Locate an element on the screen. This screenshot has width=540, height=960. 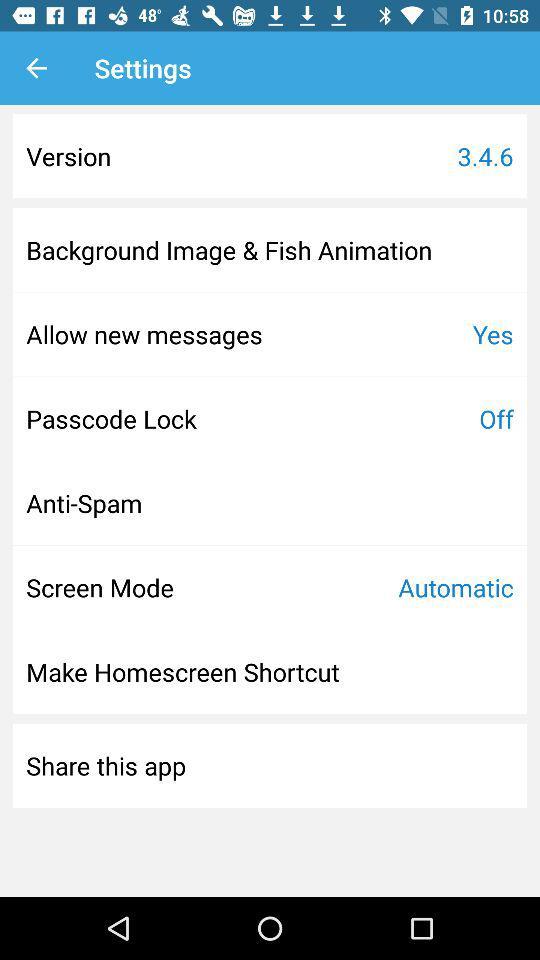
icon above the off is located at coordinates (492, 334).